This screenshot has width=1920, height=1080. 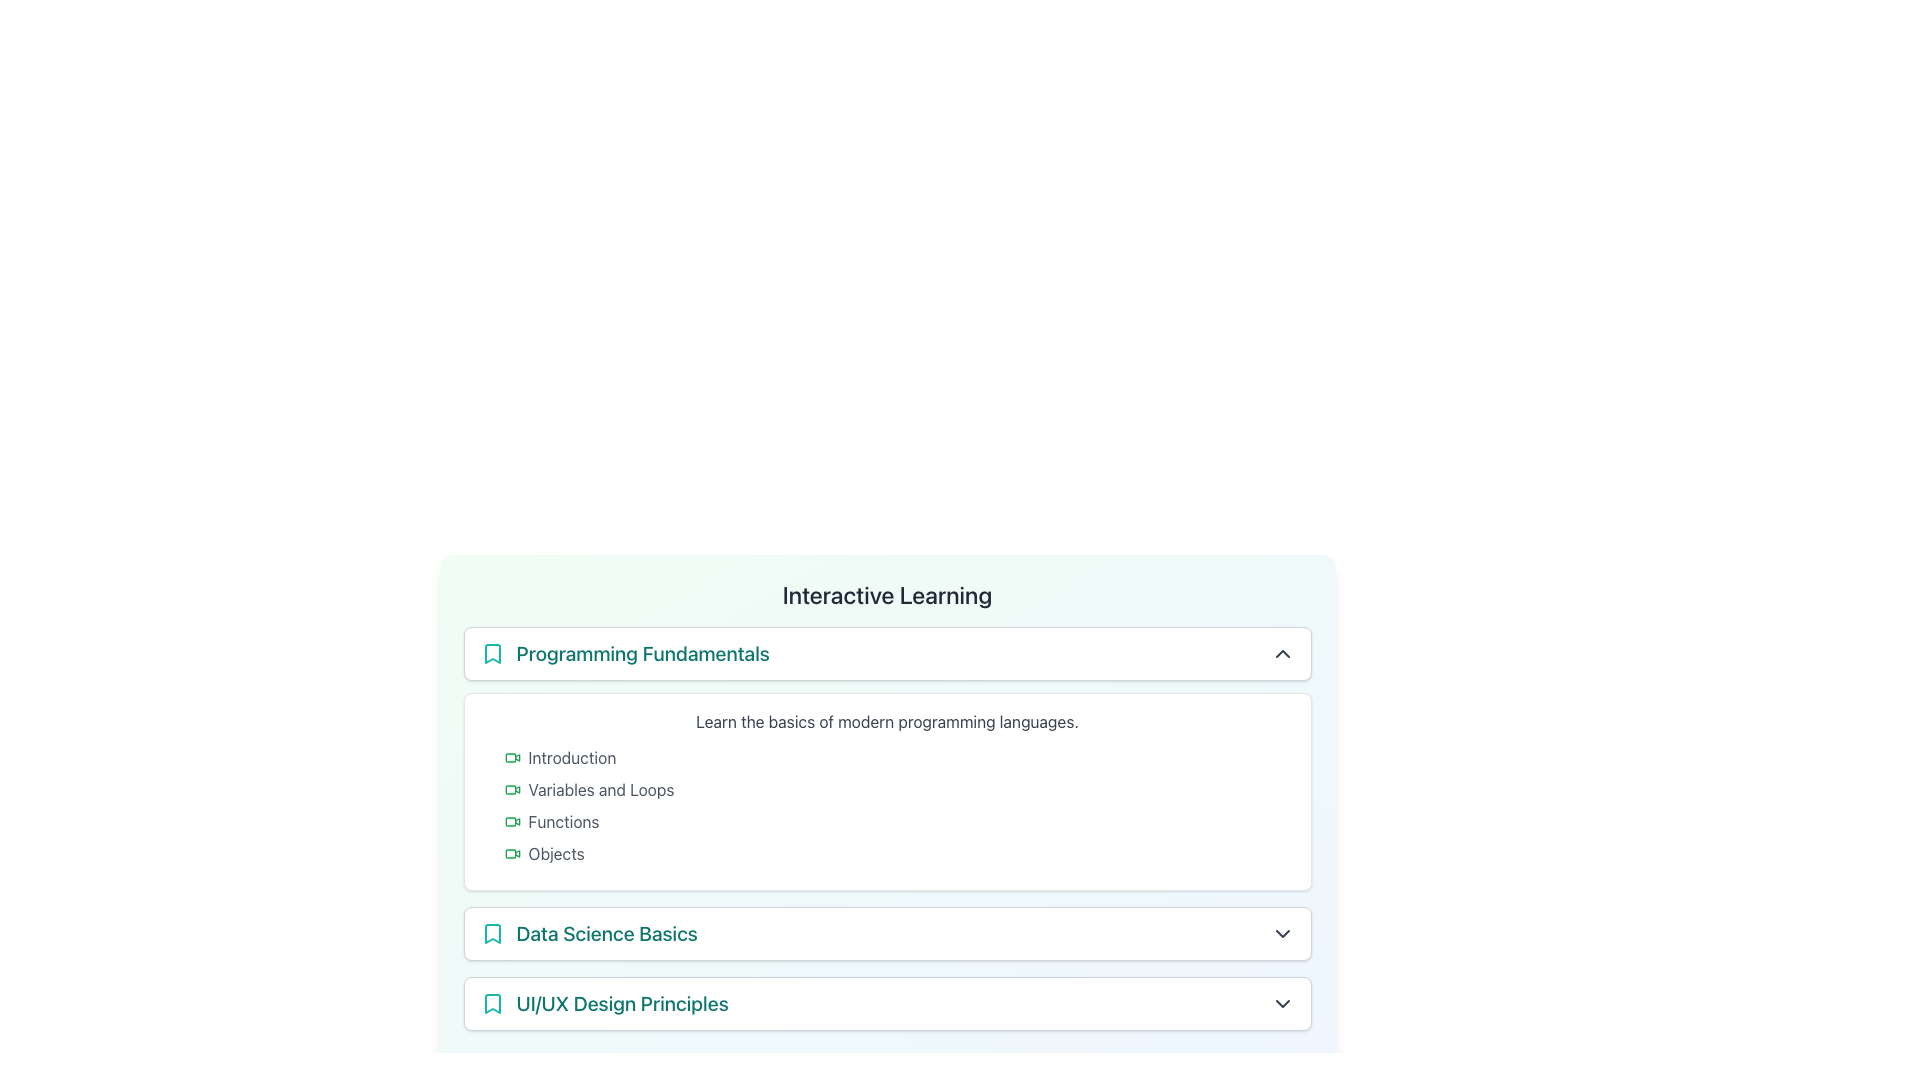 I want to click on the teal bookmark-shaped icon in the 'Interactive Learning' section associated with 'Programming Fundamentals', so click(x=492, y=654).